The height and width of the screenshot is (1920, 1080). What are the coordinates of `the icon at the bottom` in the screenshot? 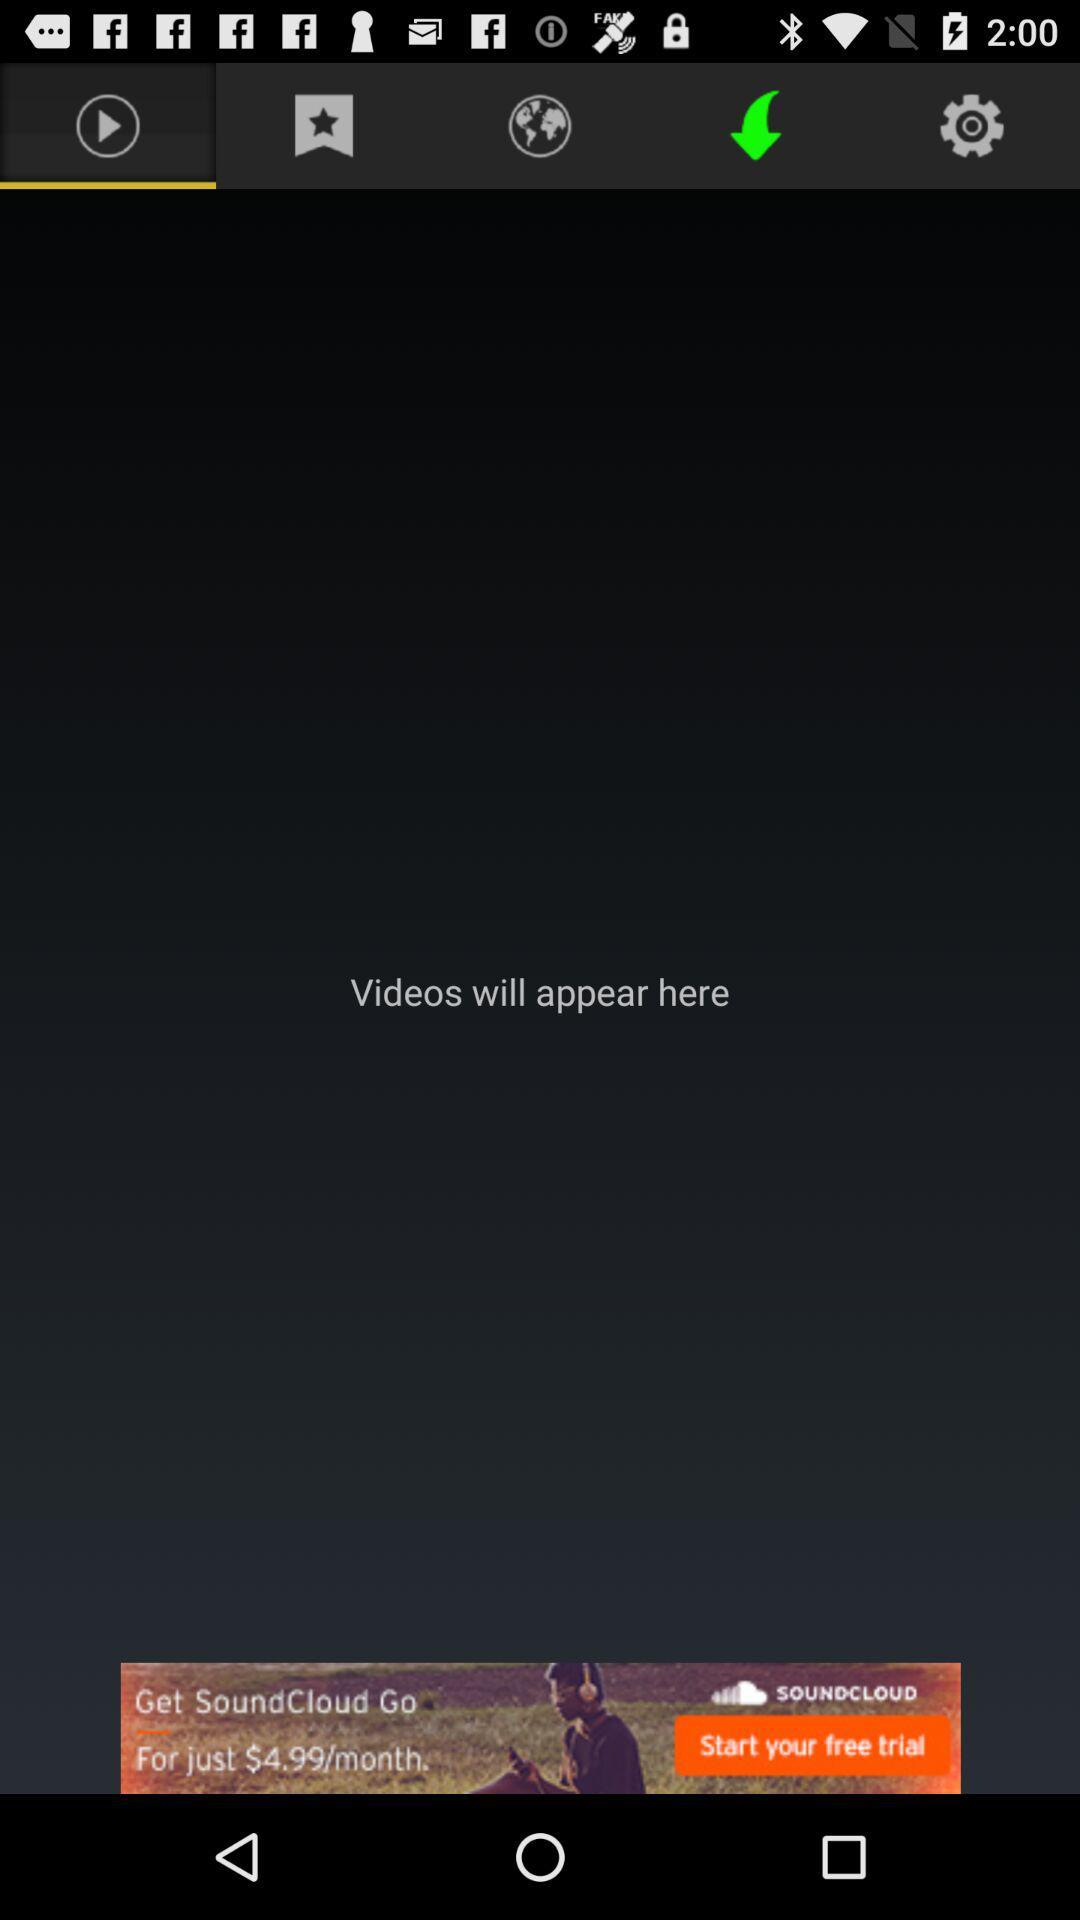 It's located at (540, 1727).